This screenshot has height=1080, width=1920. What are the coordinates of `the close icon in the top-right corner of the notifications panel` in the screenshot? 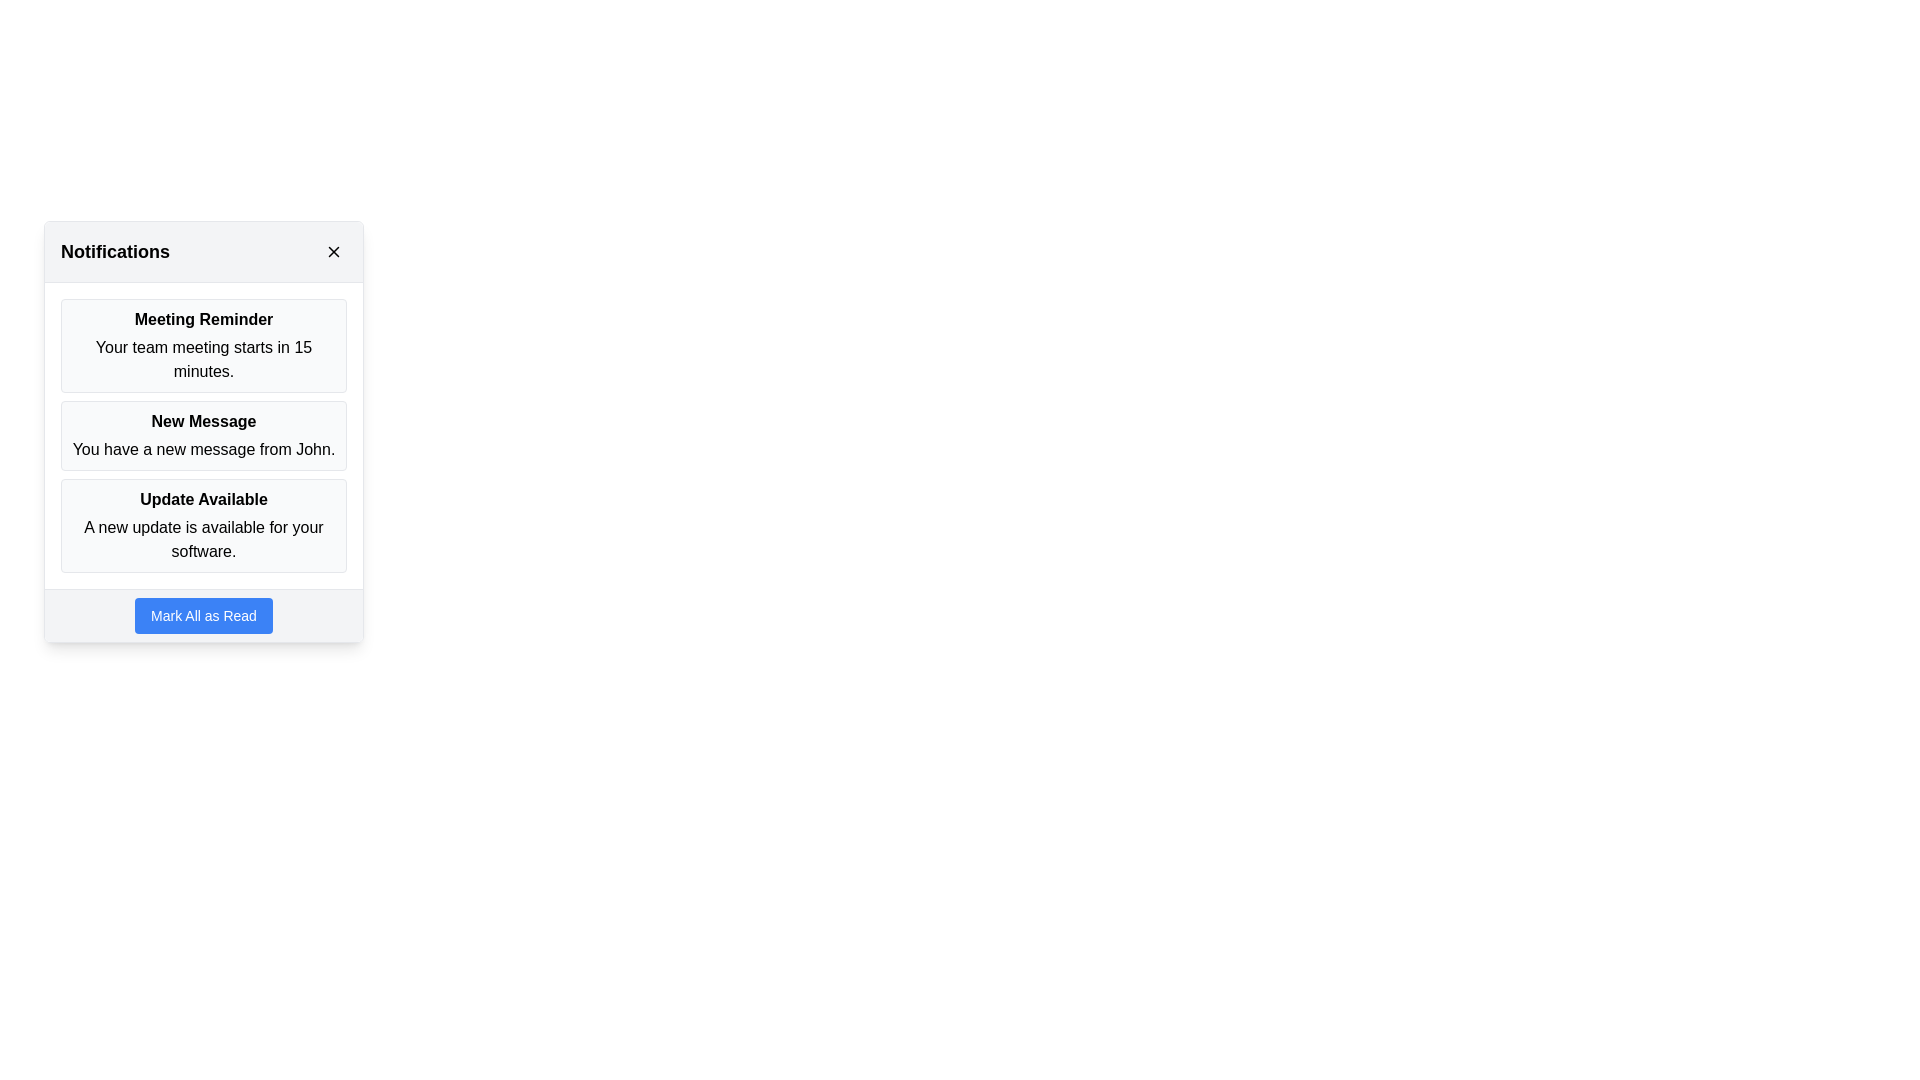 It's located at (334, 250).